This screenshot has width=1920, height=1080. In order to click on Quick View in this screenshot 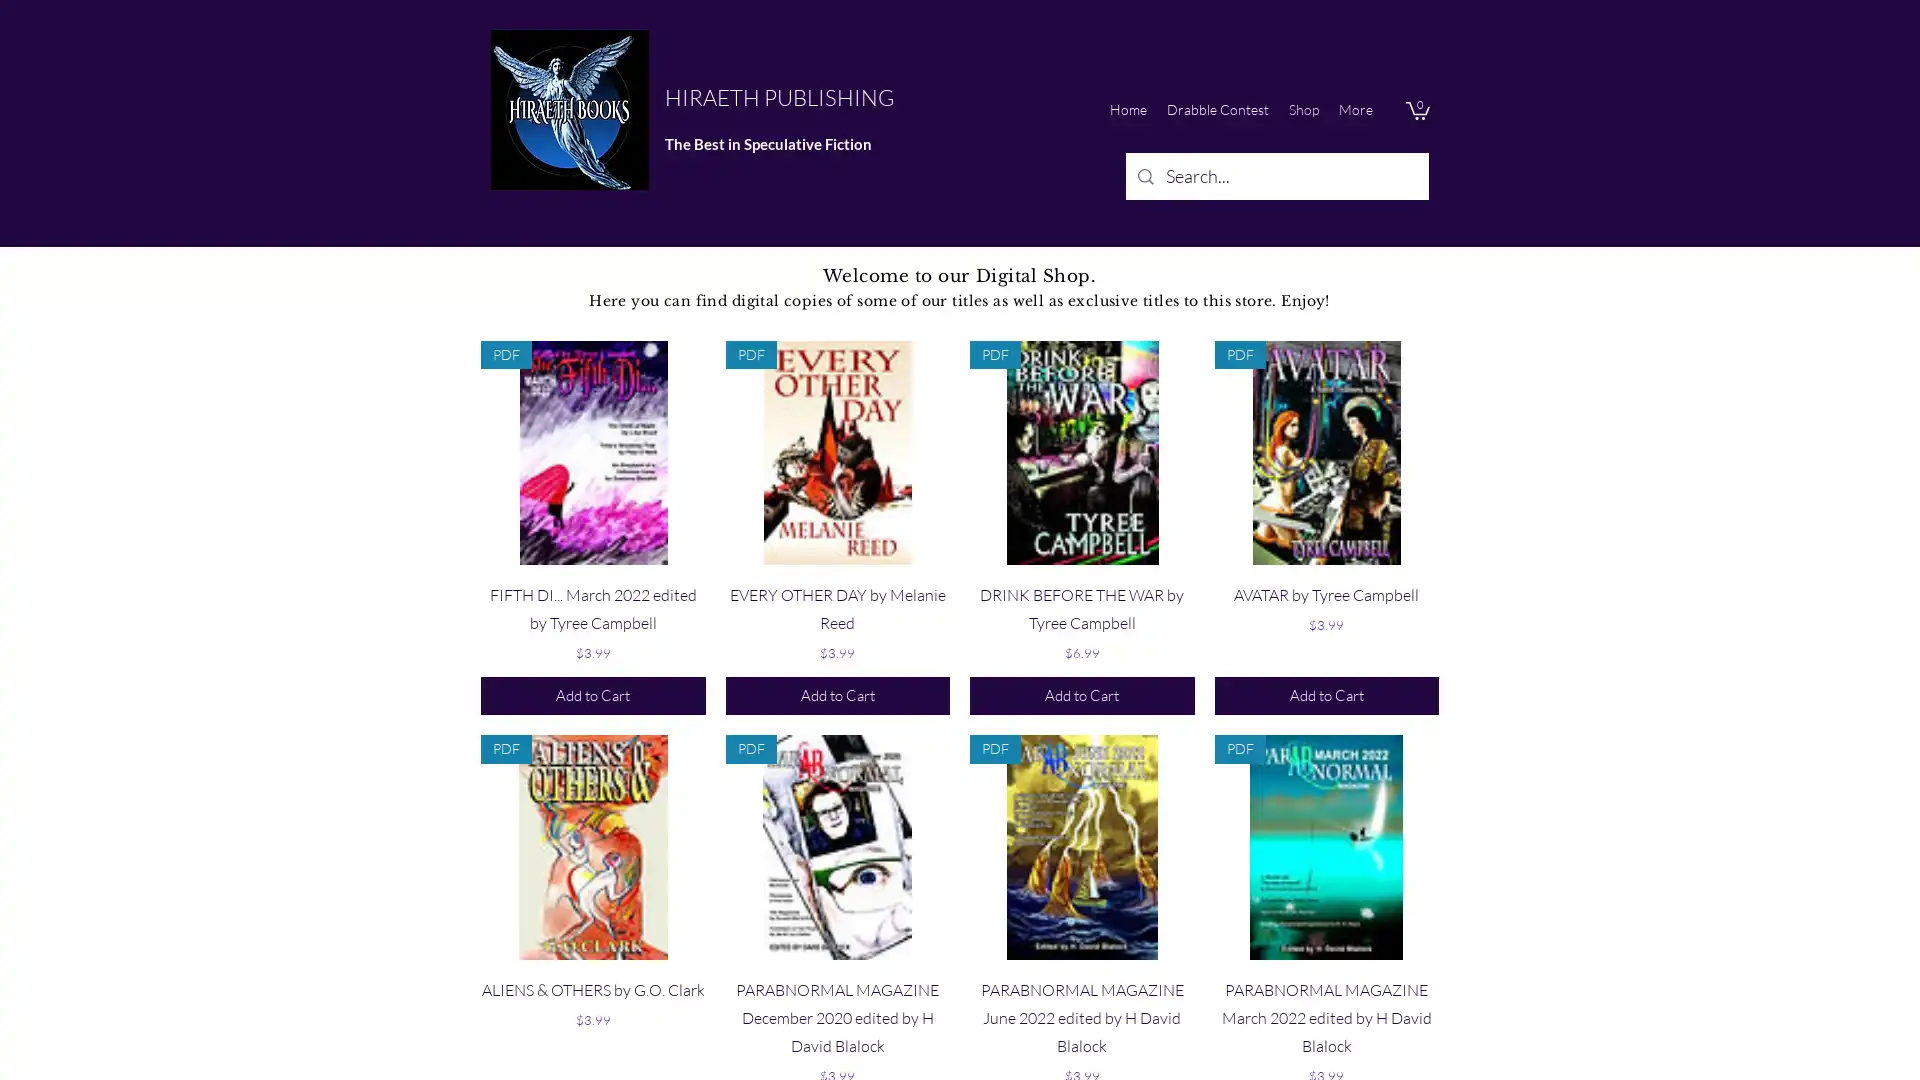, I will do `click(837, 589)`.